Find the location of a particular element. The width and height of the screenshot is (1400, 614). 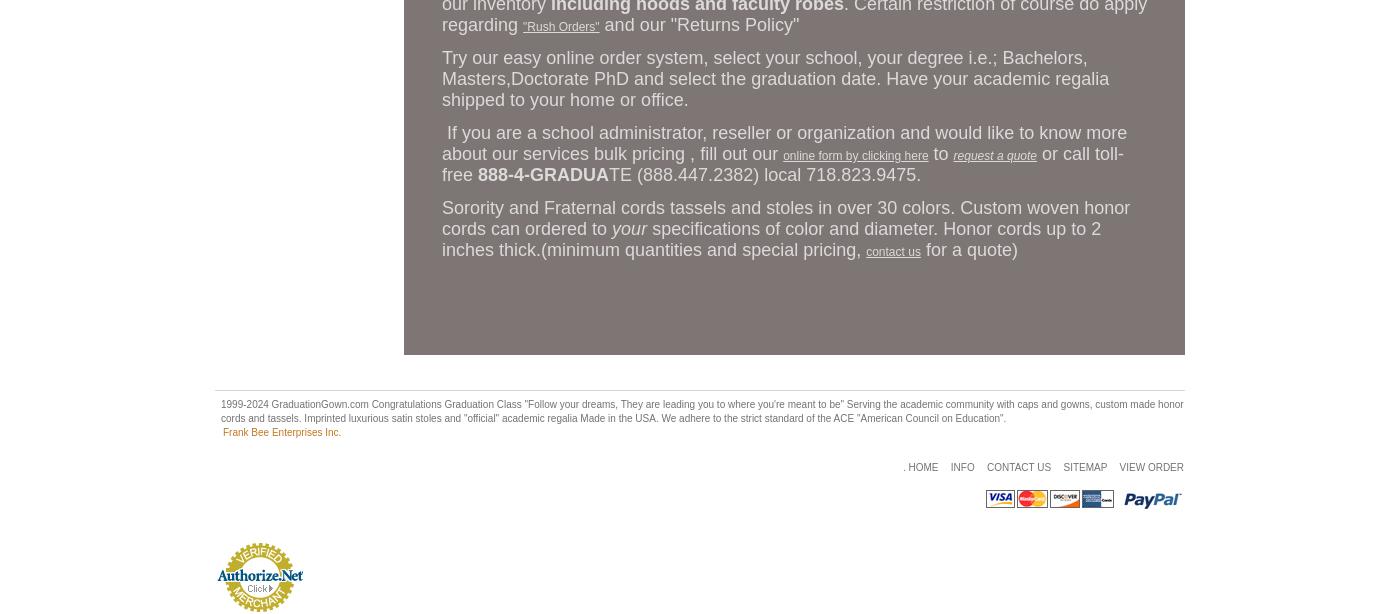

'Try our easy online order system, select your school, your degree i.e.; Bachelors, Masters,Doctorate PhD and select the graduation date. Have your academic regalia  shipped to your home or office.' is located at coordinates (777, 79).